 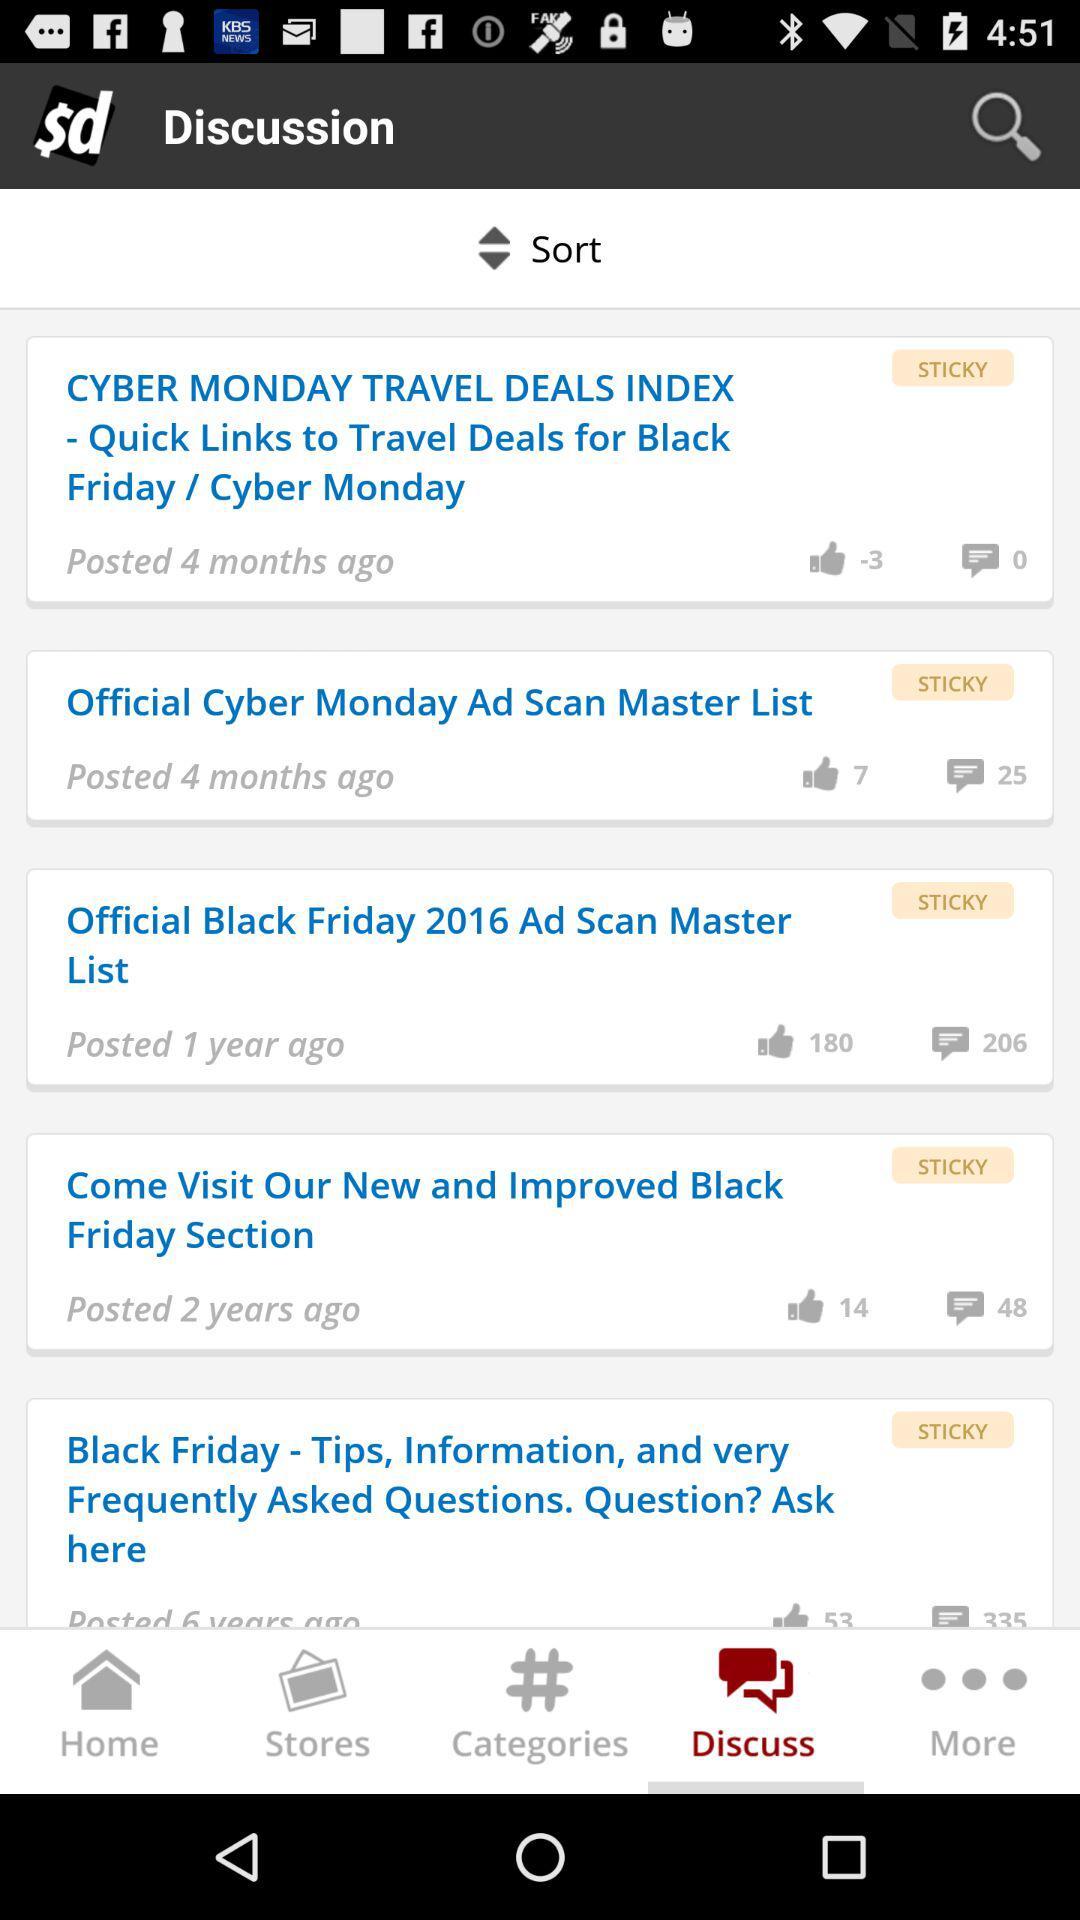 I want to click on app above the black friday tips item, so click(x=853, y=1308).